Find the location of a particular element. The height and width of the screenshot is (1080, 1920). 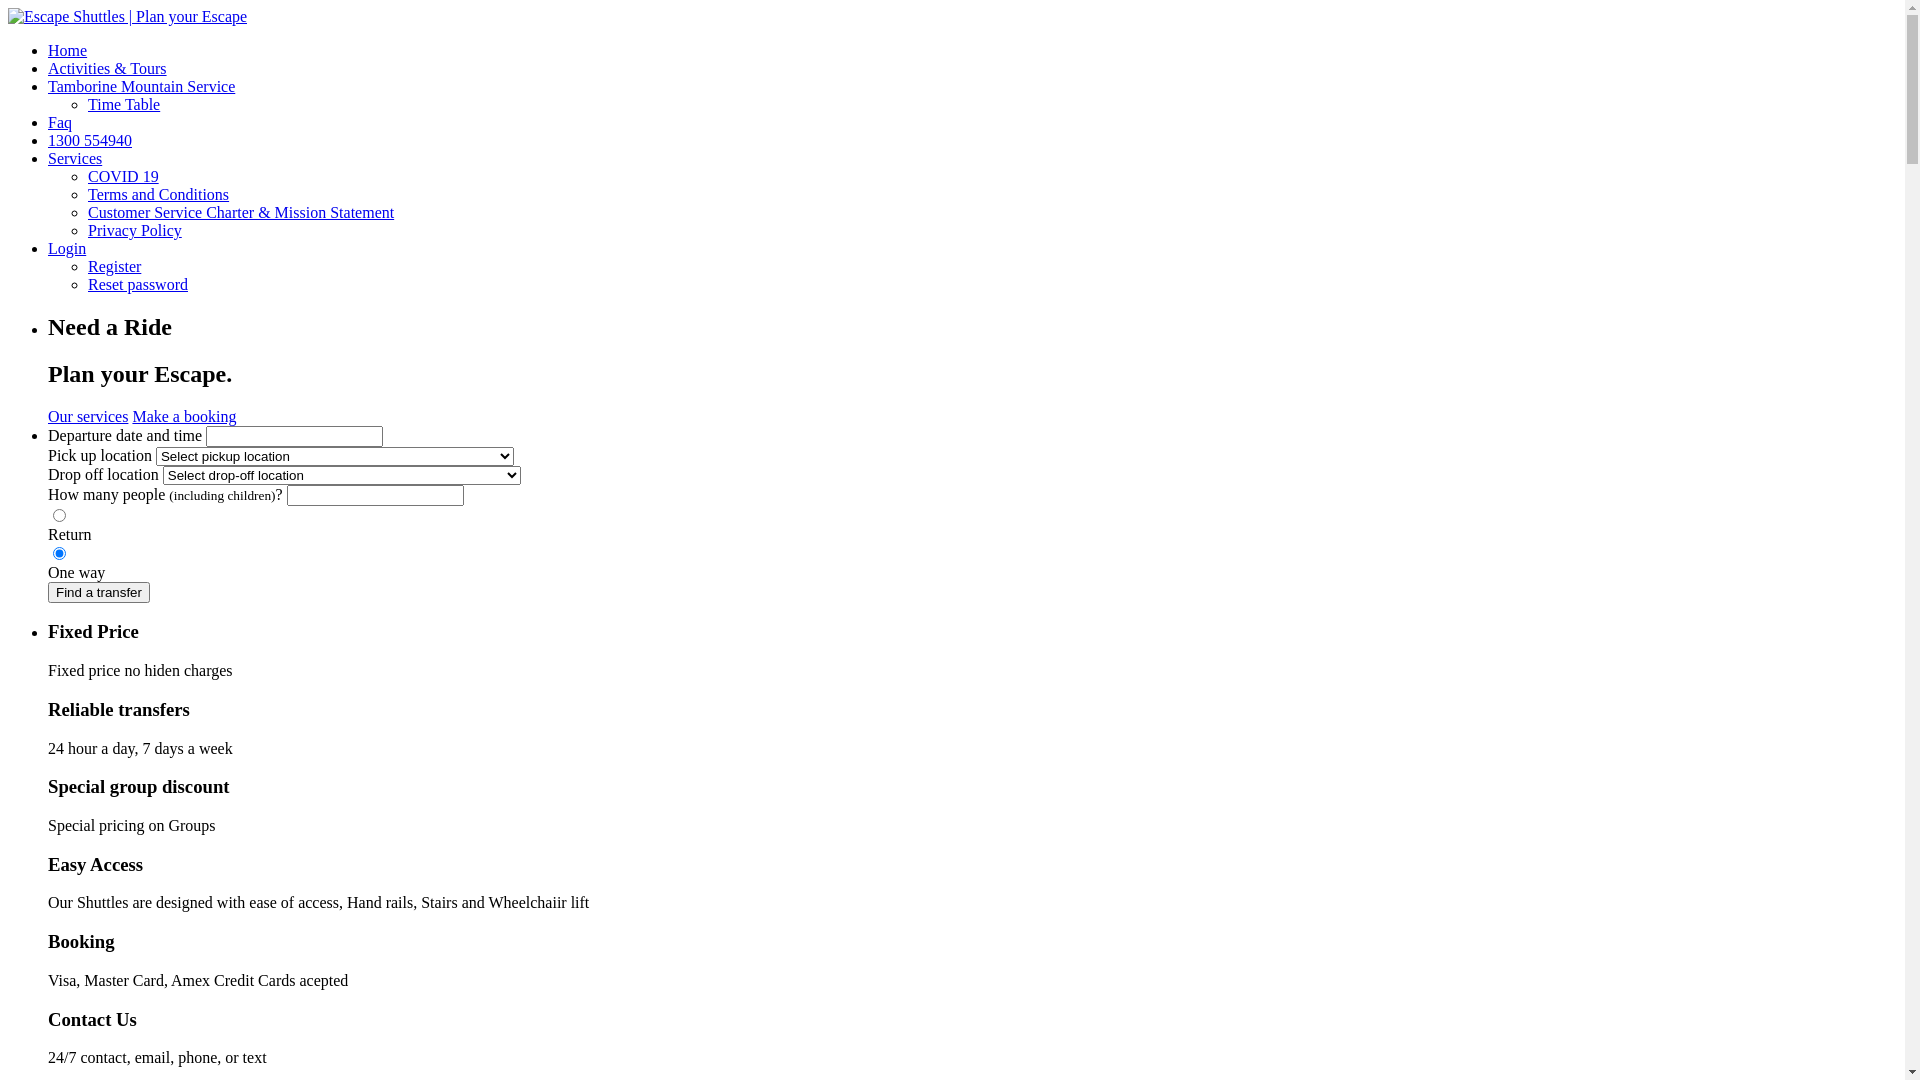

'Our services' is located at coordinates (48, 415).